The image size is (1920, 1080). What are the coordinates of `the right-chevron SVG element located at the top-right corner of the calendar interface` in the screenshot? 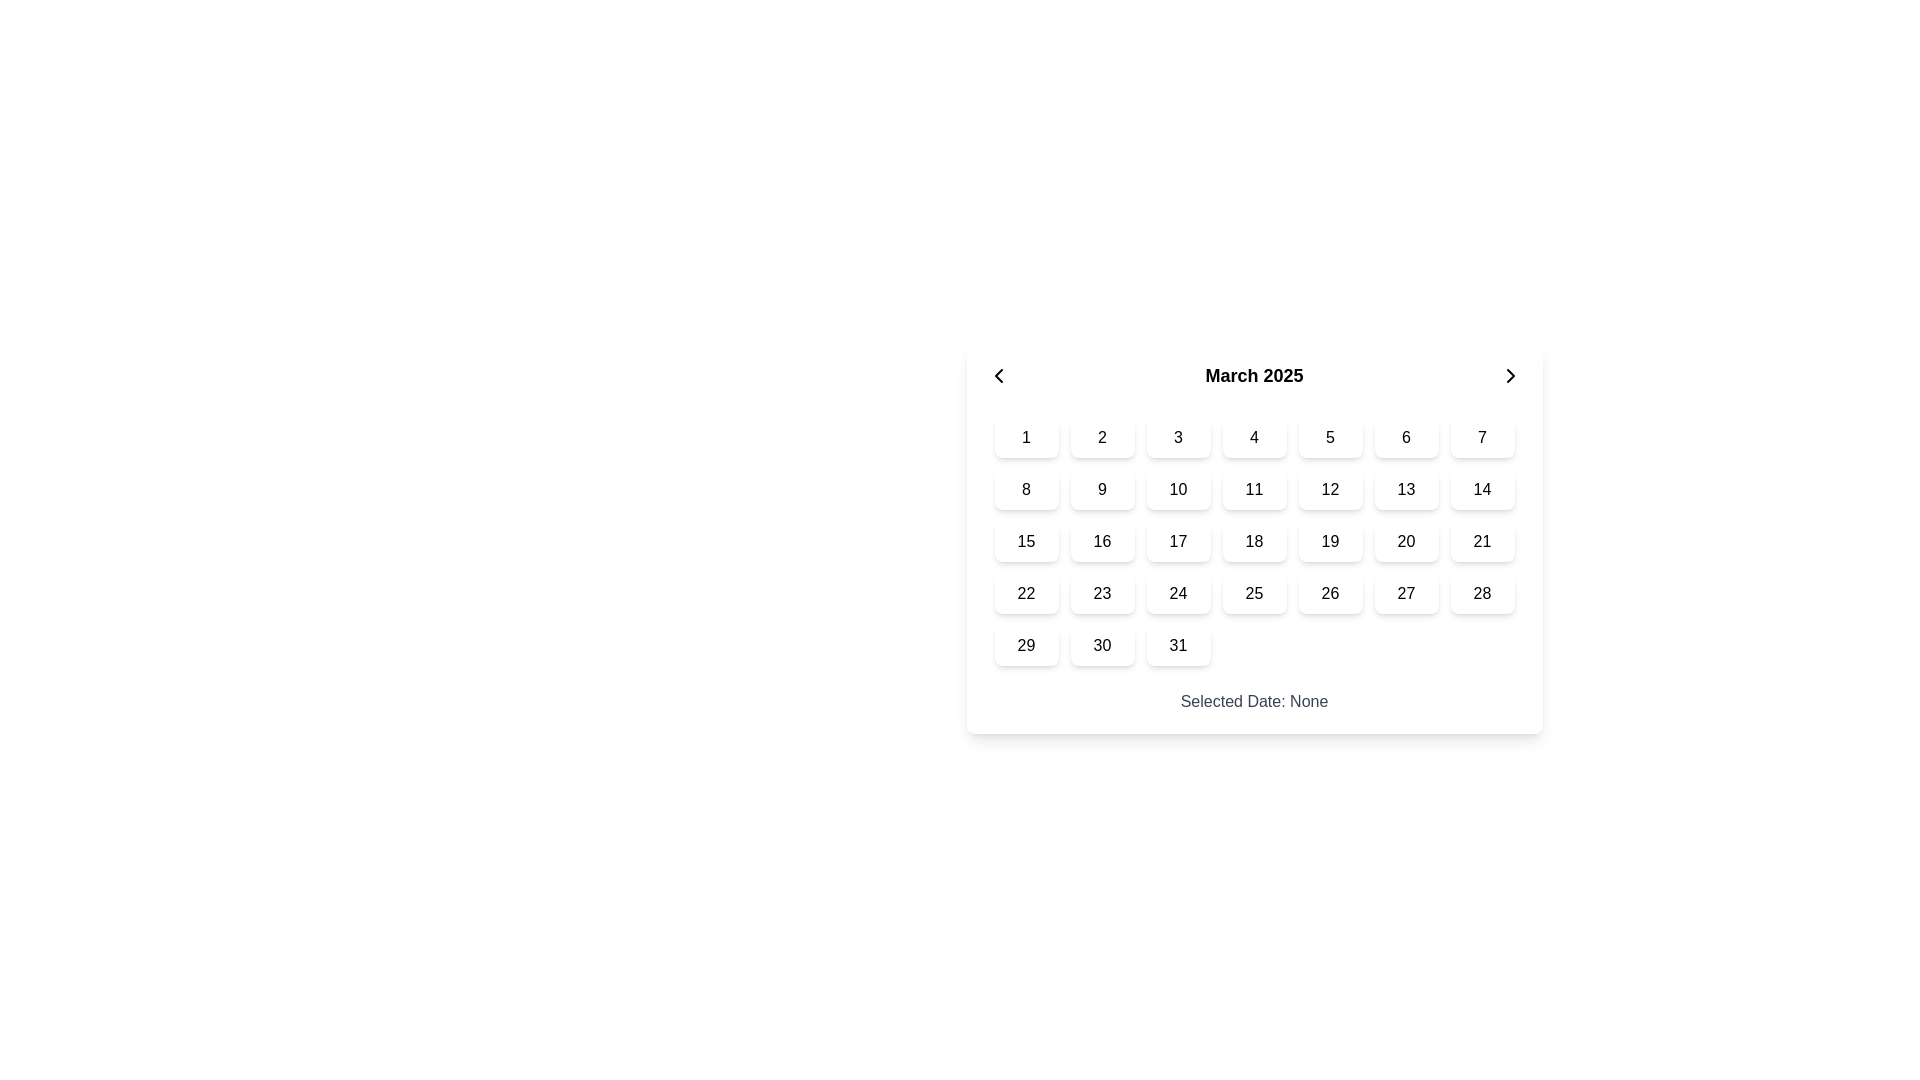 It's located at (1510, 375).